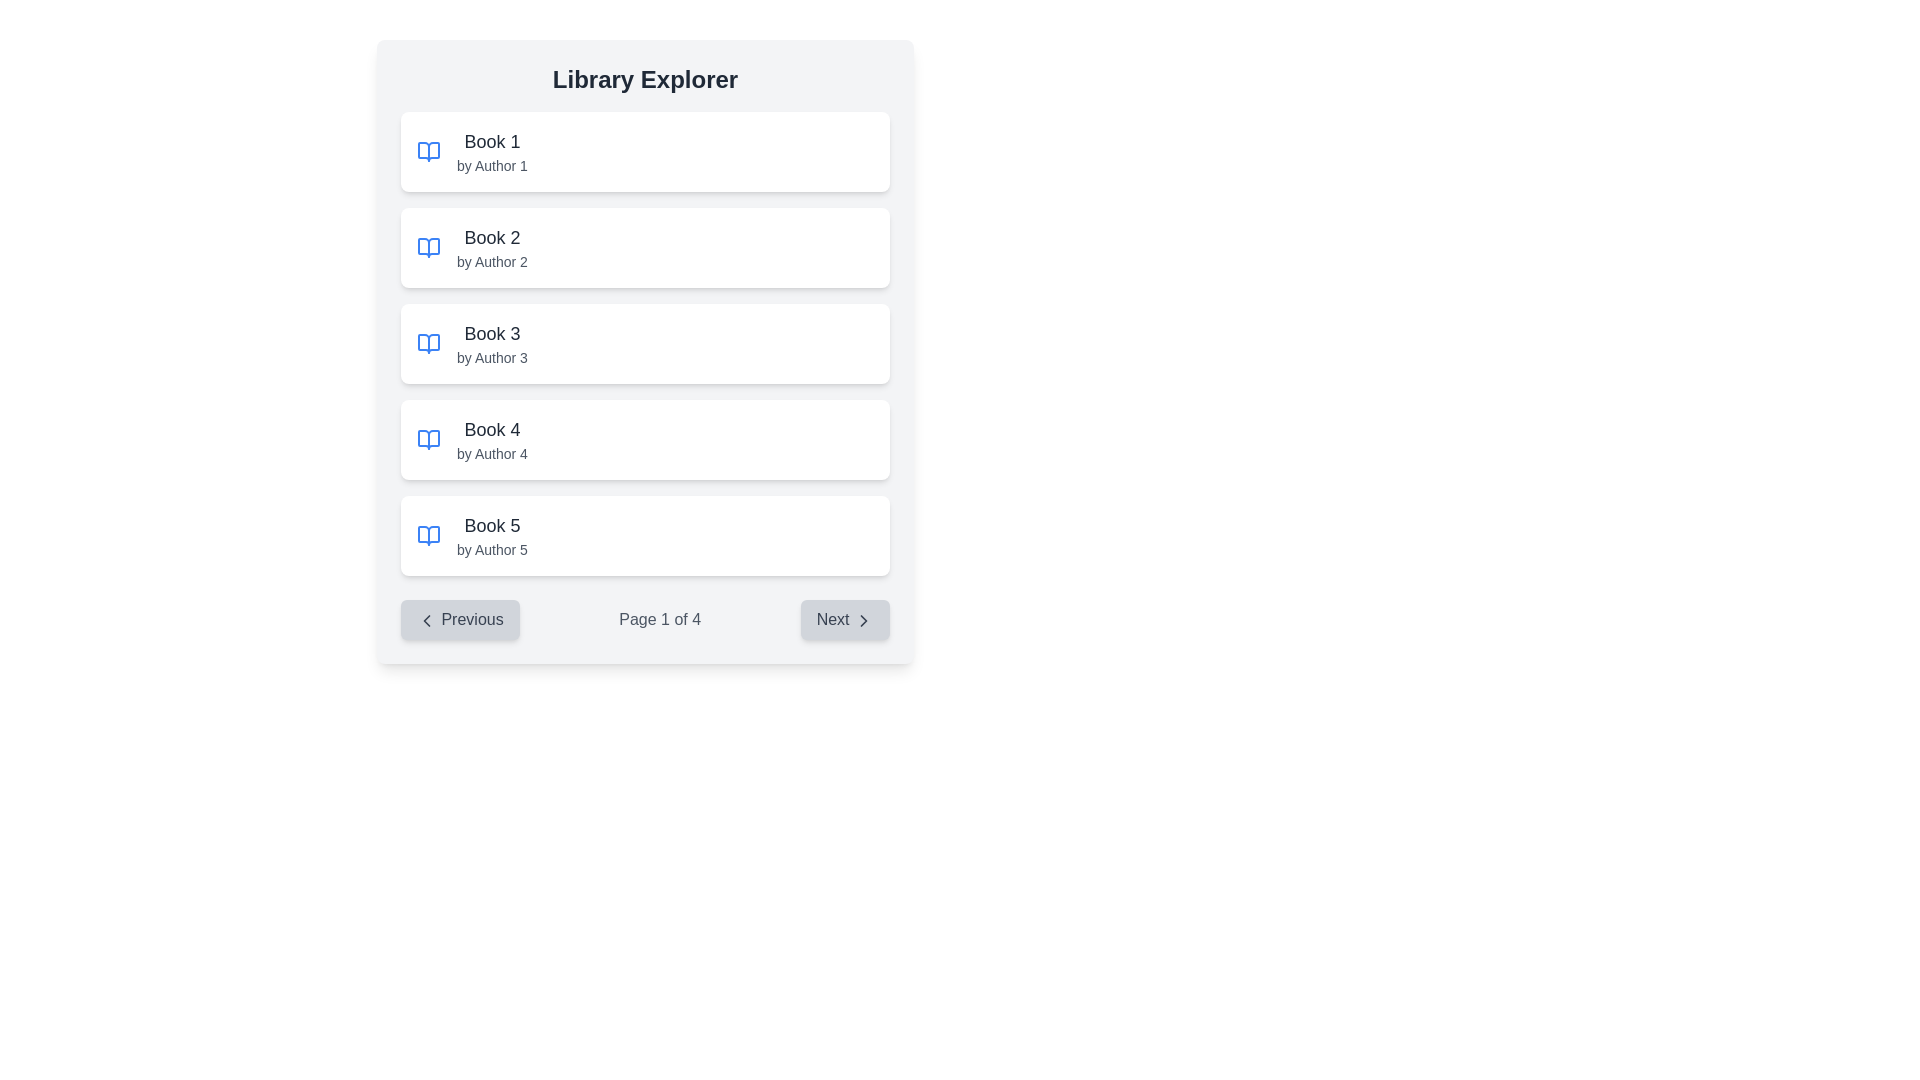  I want to click on the text label displaying 'by Author 2', which is located directly underneath the title 'Book 2' in a vertically stacked list of books, so click(492, 261).